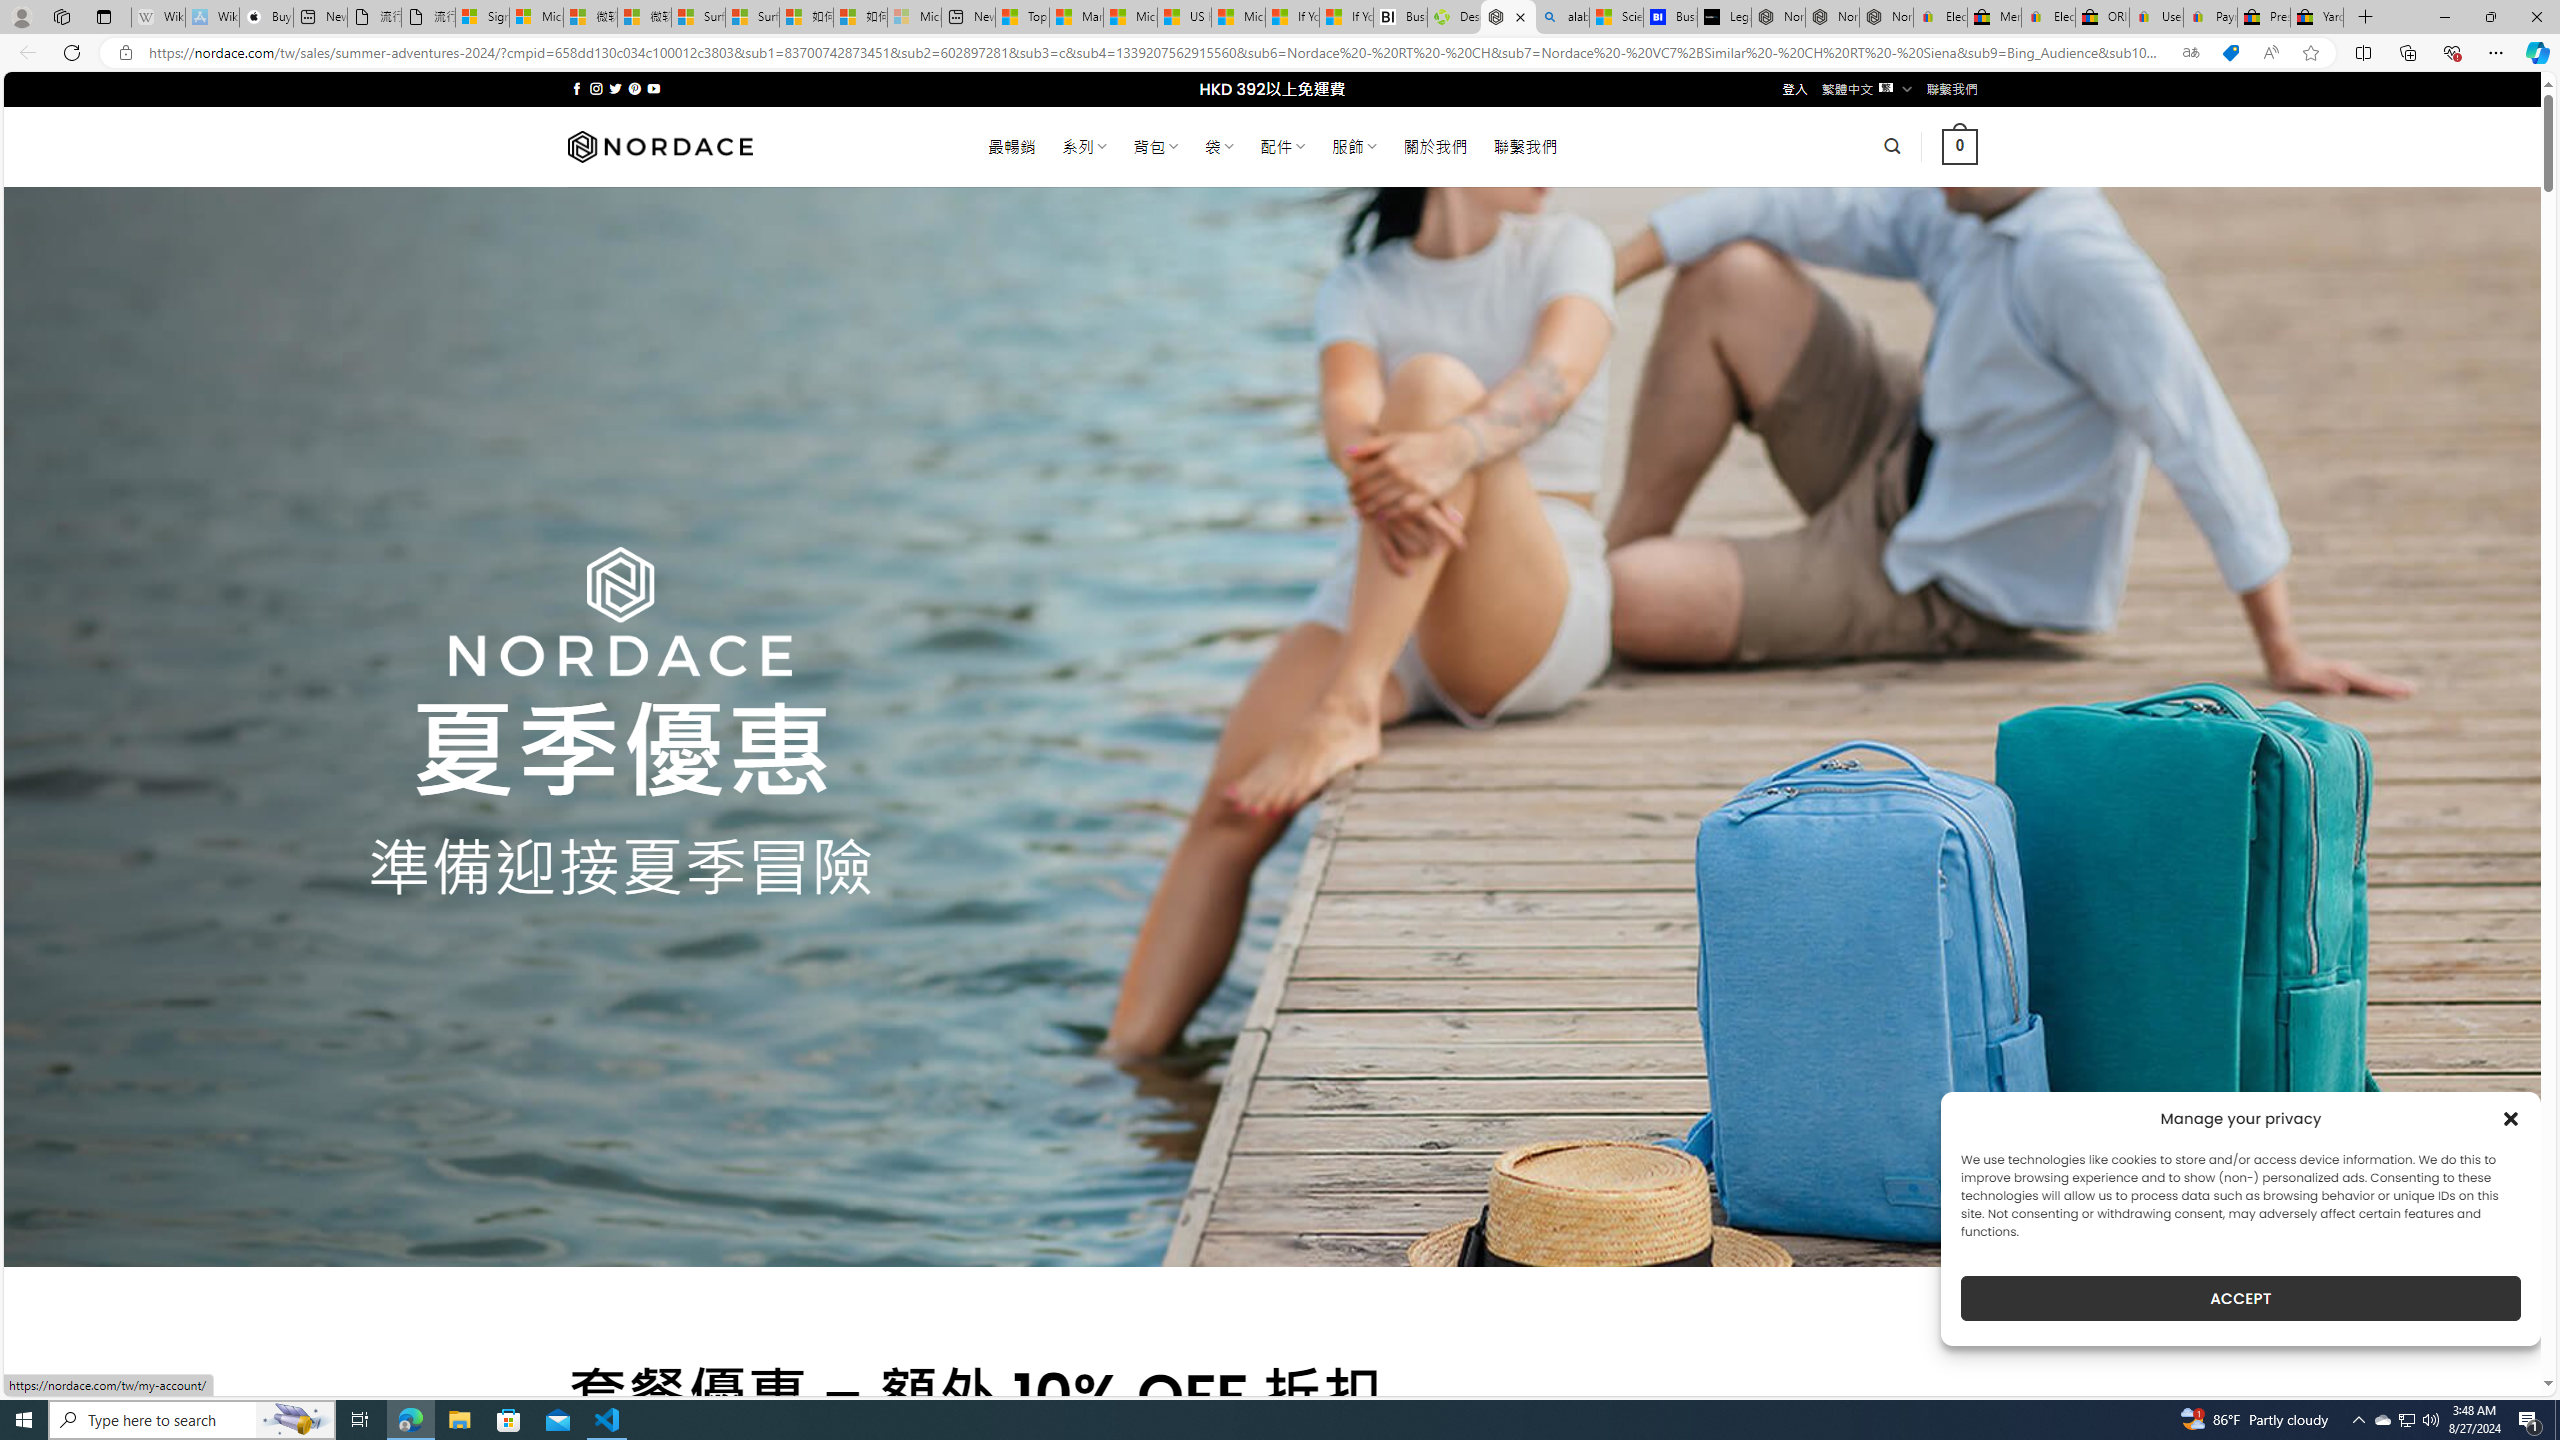  I want to click on 'Follow on Facebook', so click(576, 88).